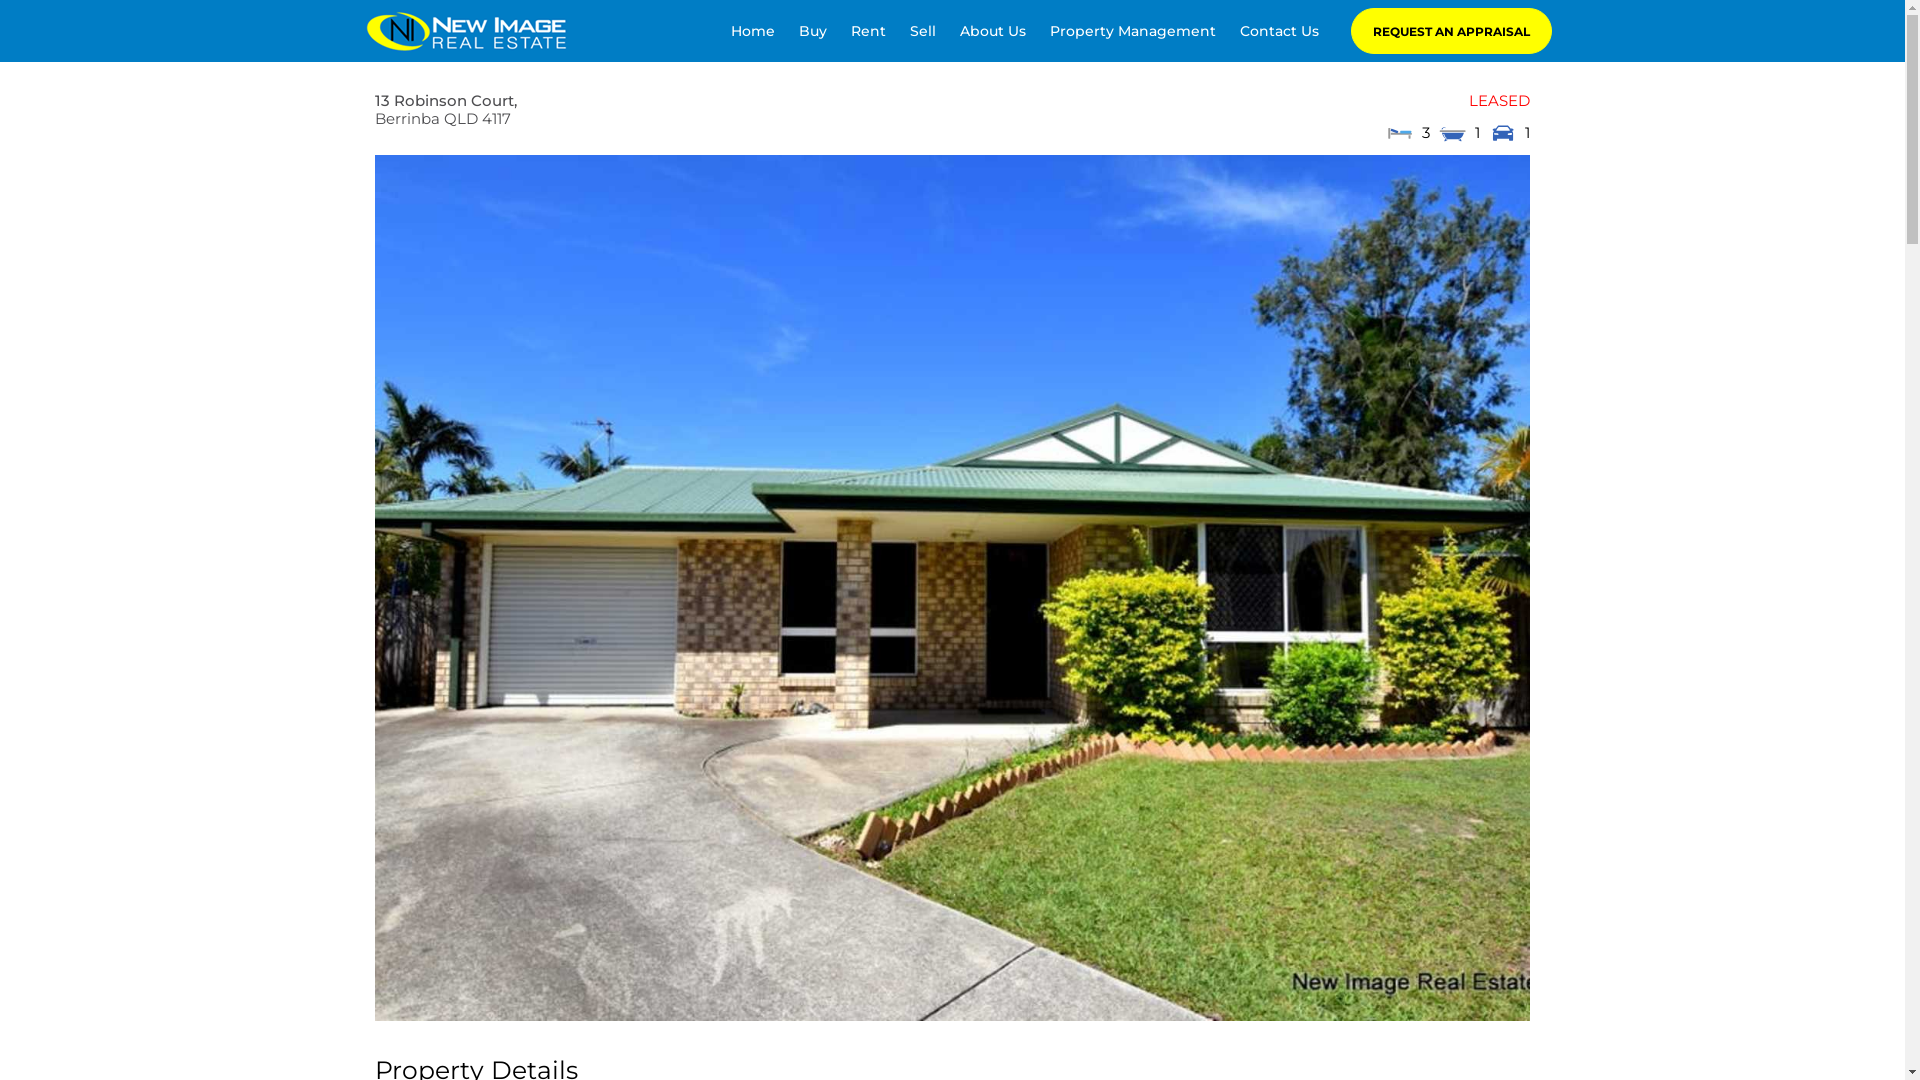 This screenshot has width=1920, height=1080. What do you see at coordinates (1132, 30) in the screenshot?
I see `'Property Management'` at bounding box center [1132, 30].